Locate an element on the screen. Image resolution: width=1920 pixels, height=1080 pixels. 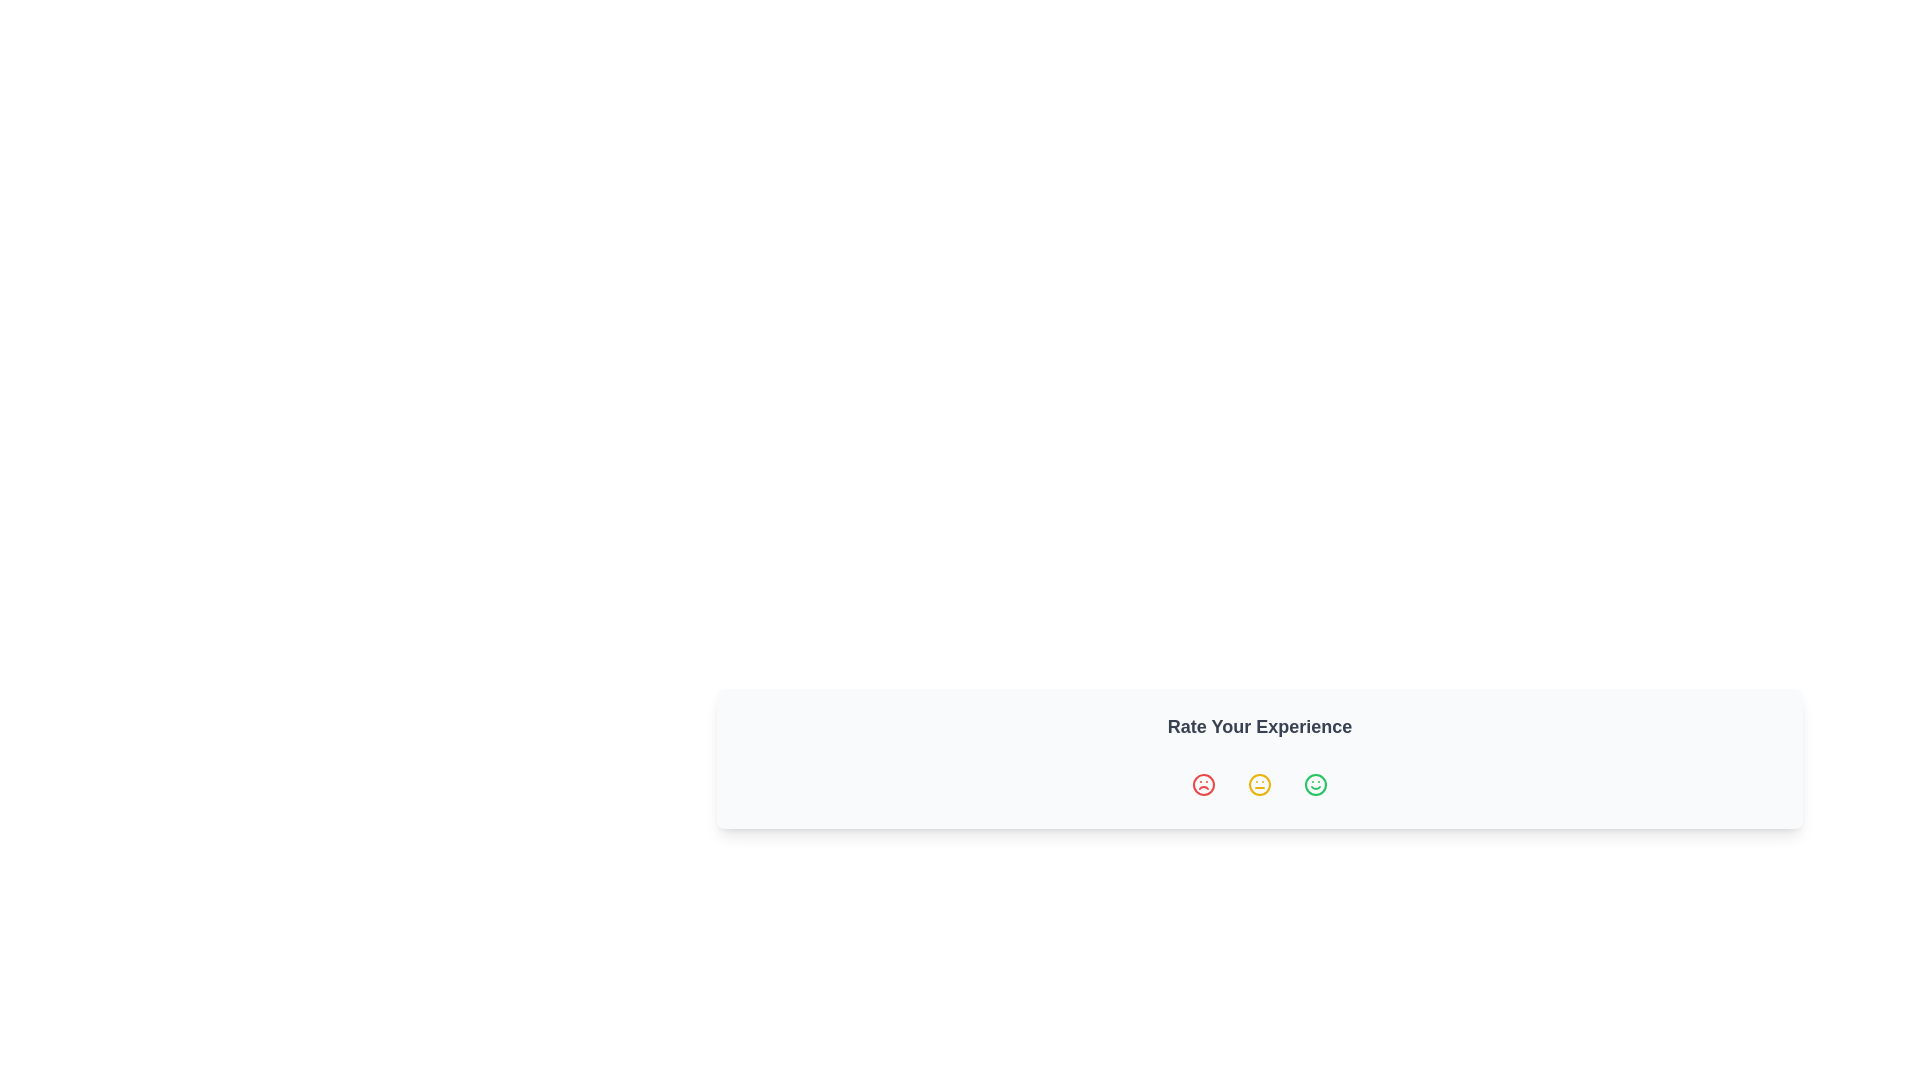
the 'Neutral' rating button located under the text 'Rate Your Experience', which is the middle option in a row of three buttons flanked by a sad face icon on the left and a happy face icon on the right is located at coordinates (1258, 784).